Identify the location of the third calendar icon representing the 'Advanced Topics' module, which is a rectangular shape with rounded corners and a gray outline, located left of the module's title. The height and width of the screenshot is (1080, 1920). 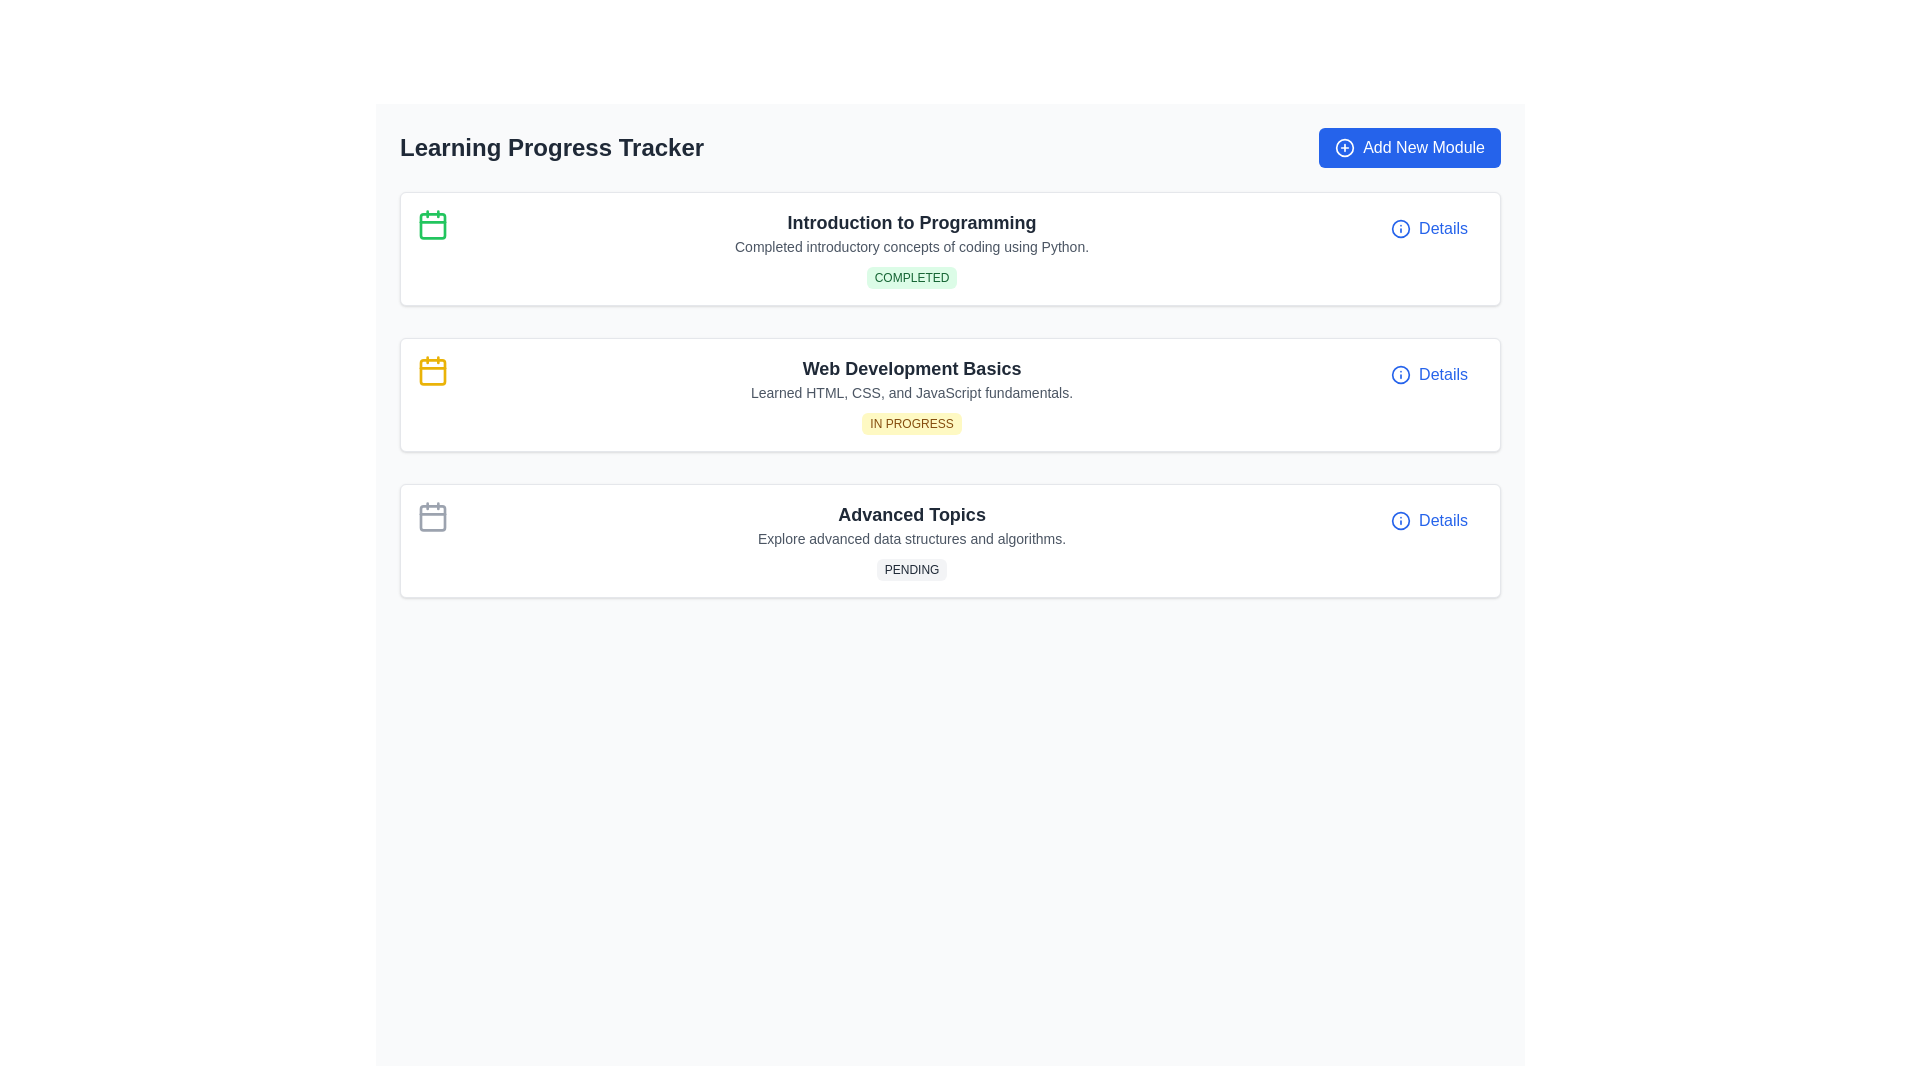
(431, 516).